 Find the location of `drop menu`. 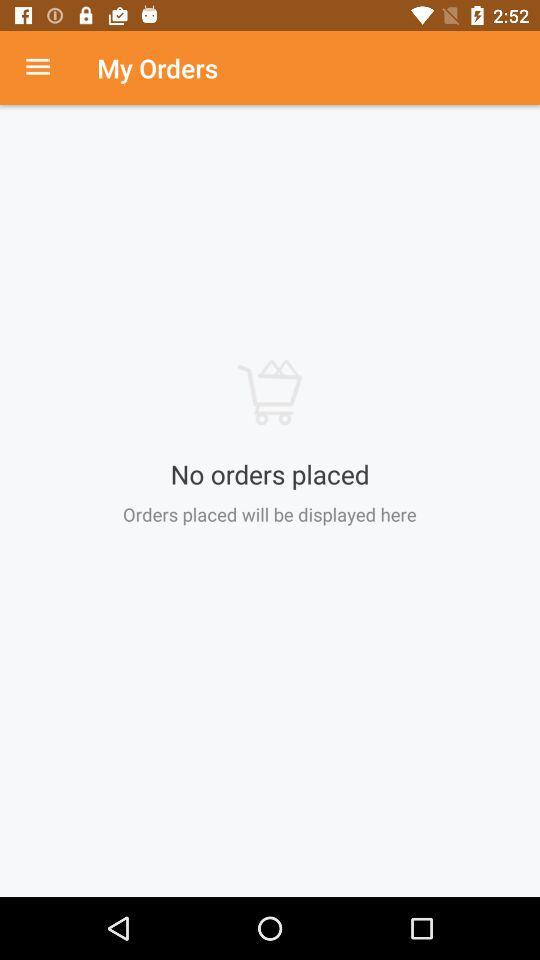

drop menu is located at coordinates (48, 68).